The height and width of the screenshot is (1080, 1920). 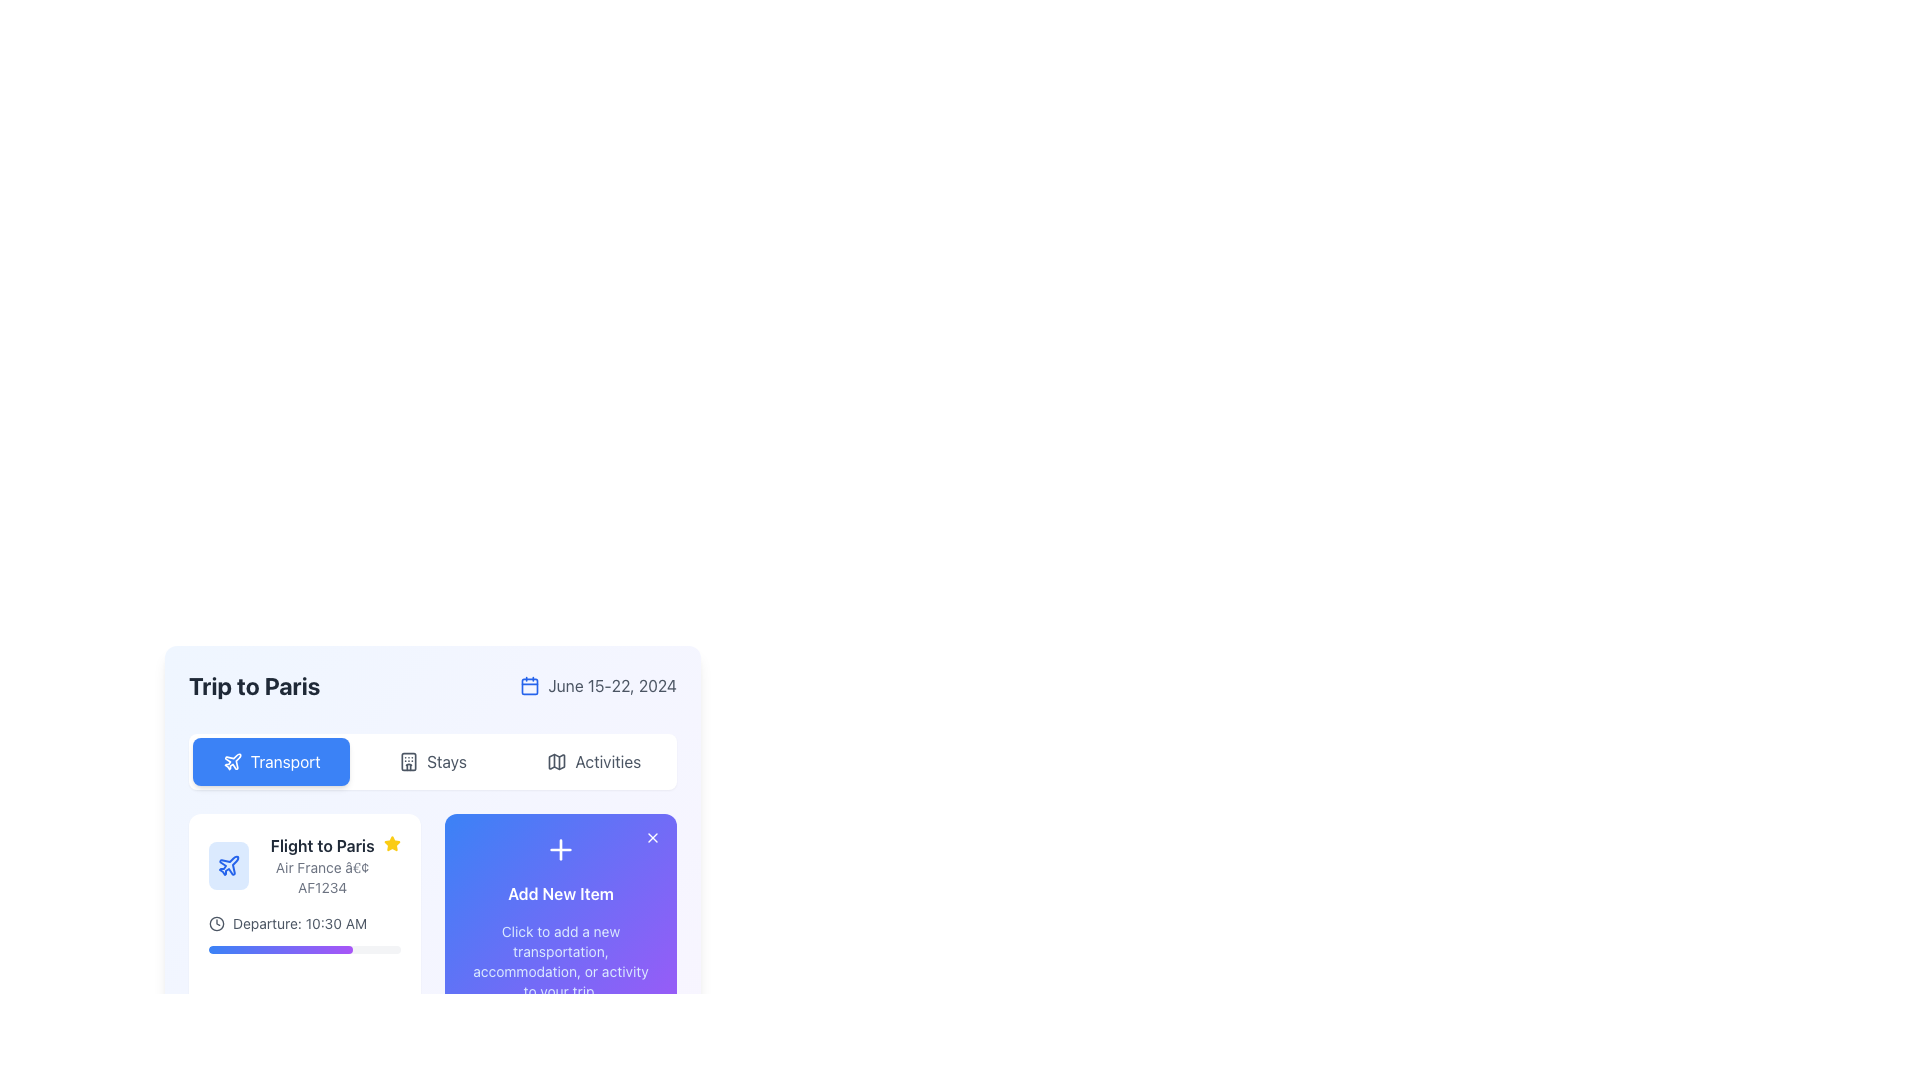 What do you see at coordinates (557, 762) in the screenshot?
I see `the largest central part of the map icon, which is a stylized folded paper design, to trigger tooltips or visual effects` at bounding box center [557, 762].